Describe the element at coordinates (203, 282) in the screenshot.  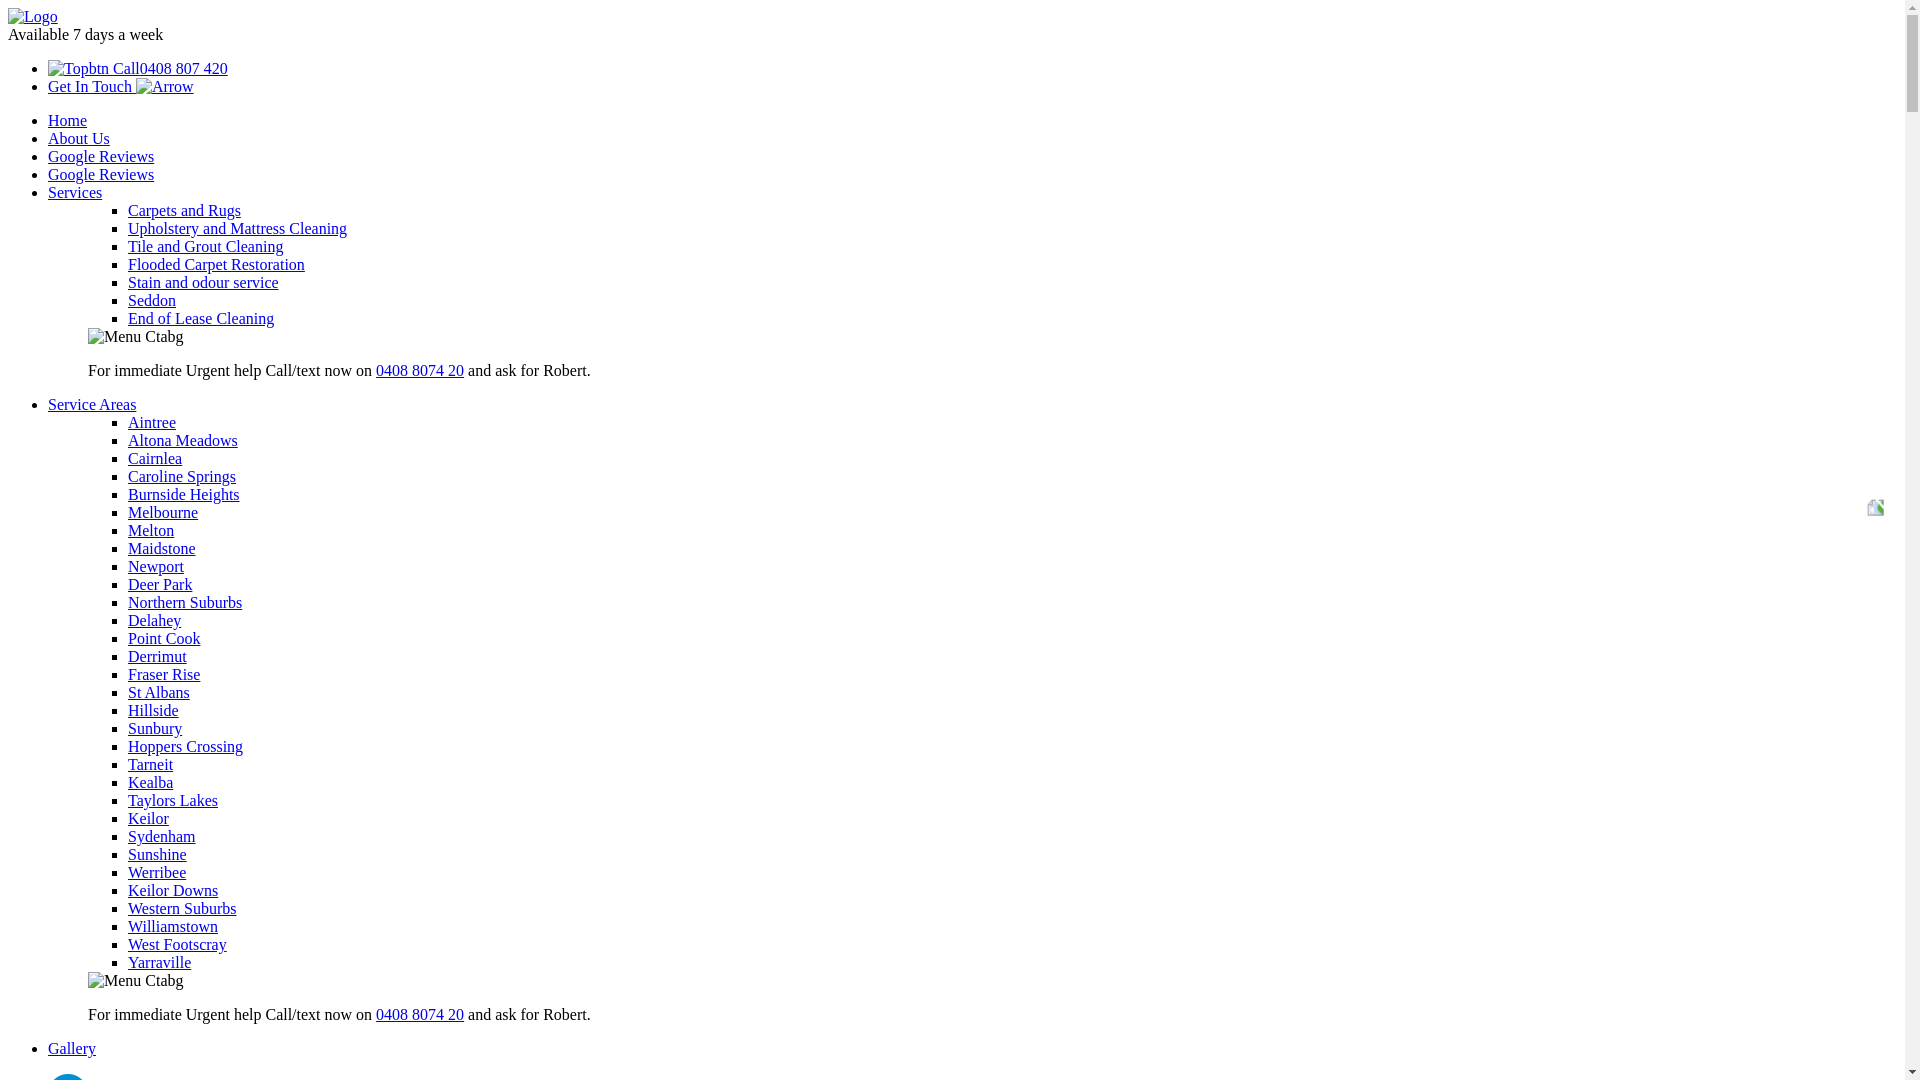
I see `'Stain and odour service'` at that location.